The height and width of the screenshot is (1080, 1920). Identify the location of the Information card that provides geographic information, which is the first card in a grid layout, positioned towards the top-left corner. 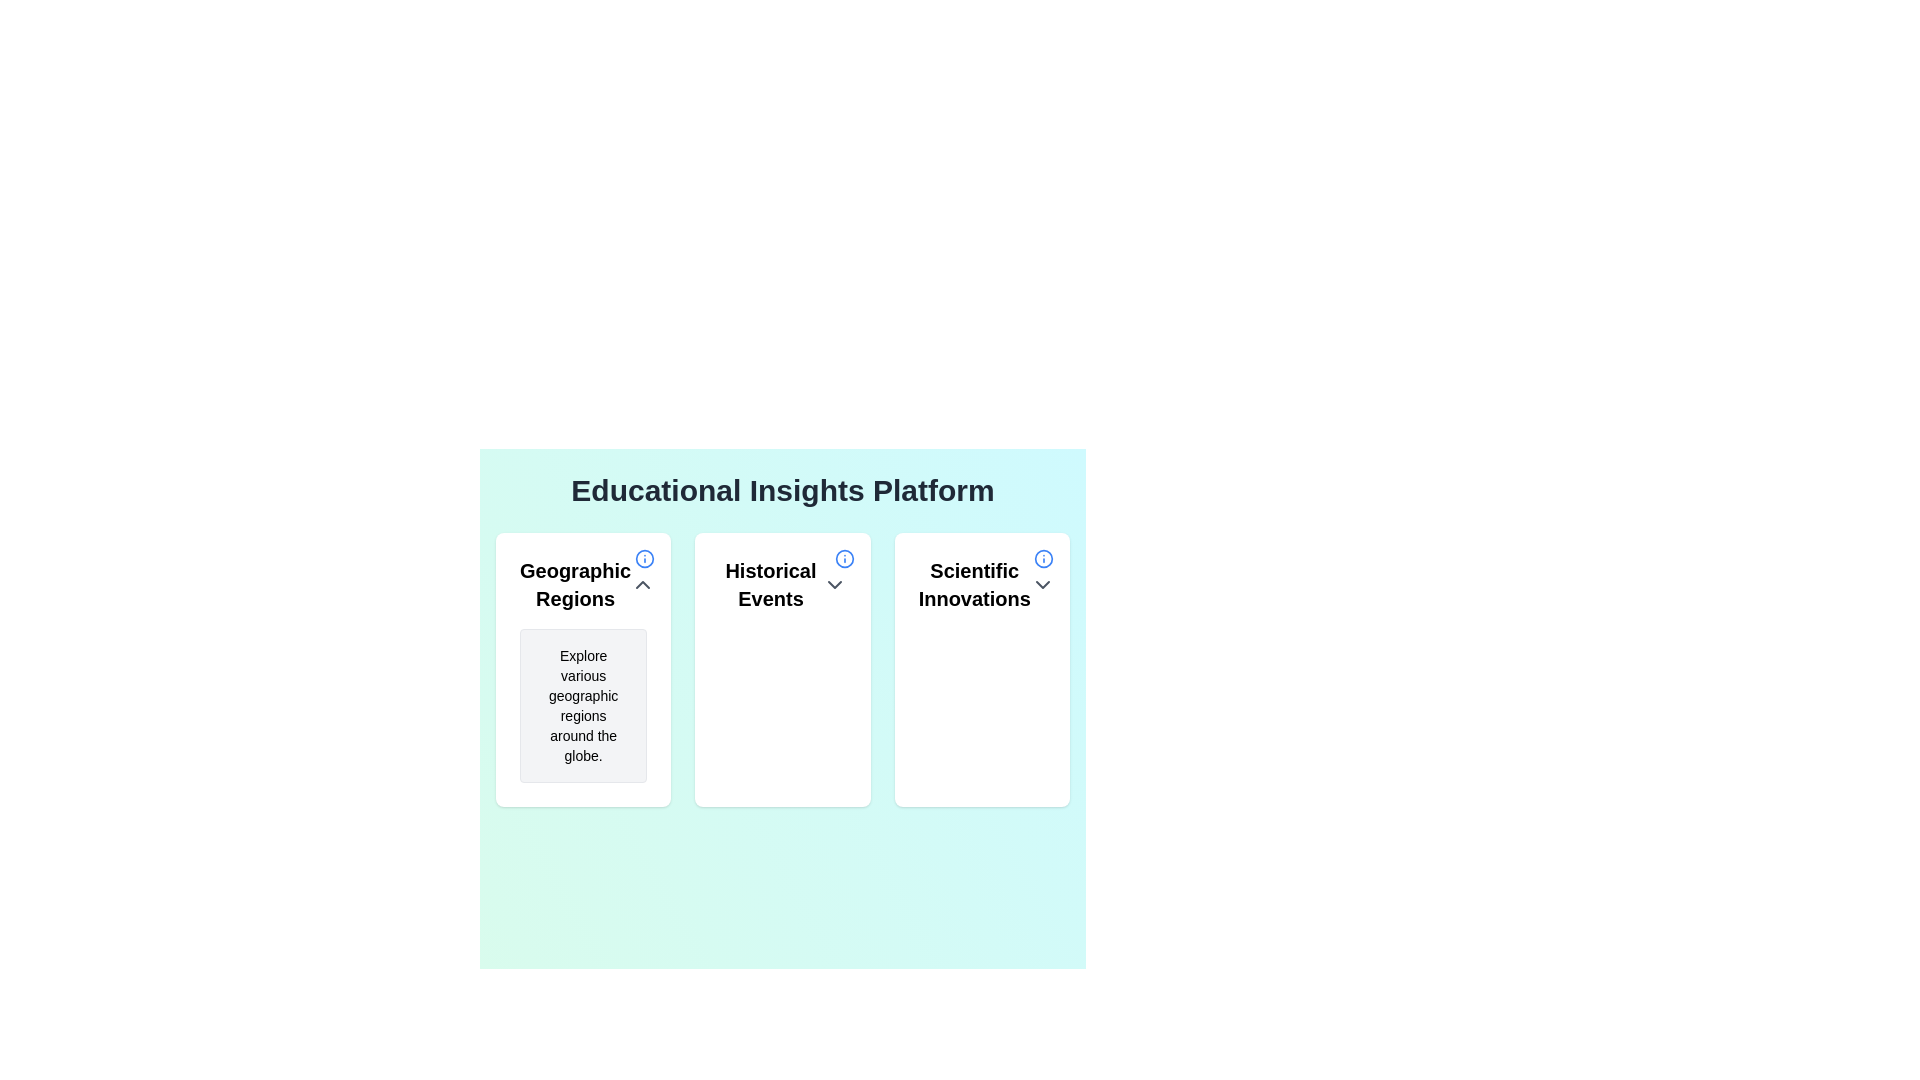
(582, 670).